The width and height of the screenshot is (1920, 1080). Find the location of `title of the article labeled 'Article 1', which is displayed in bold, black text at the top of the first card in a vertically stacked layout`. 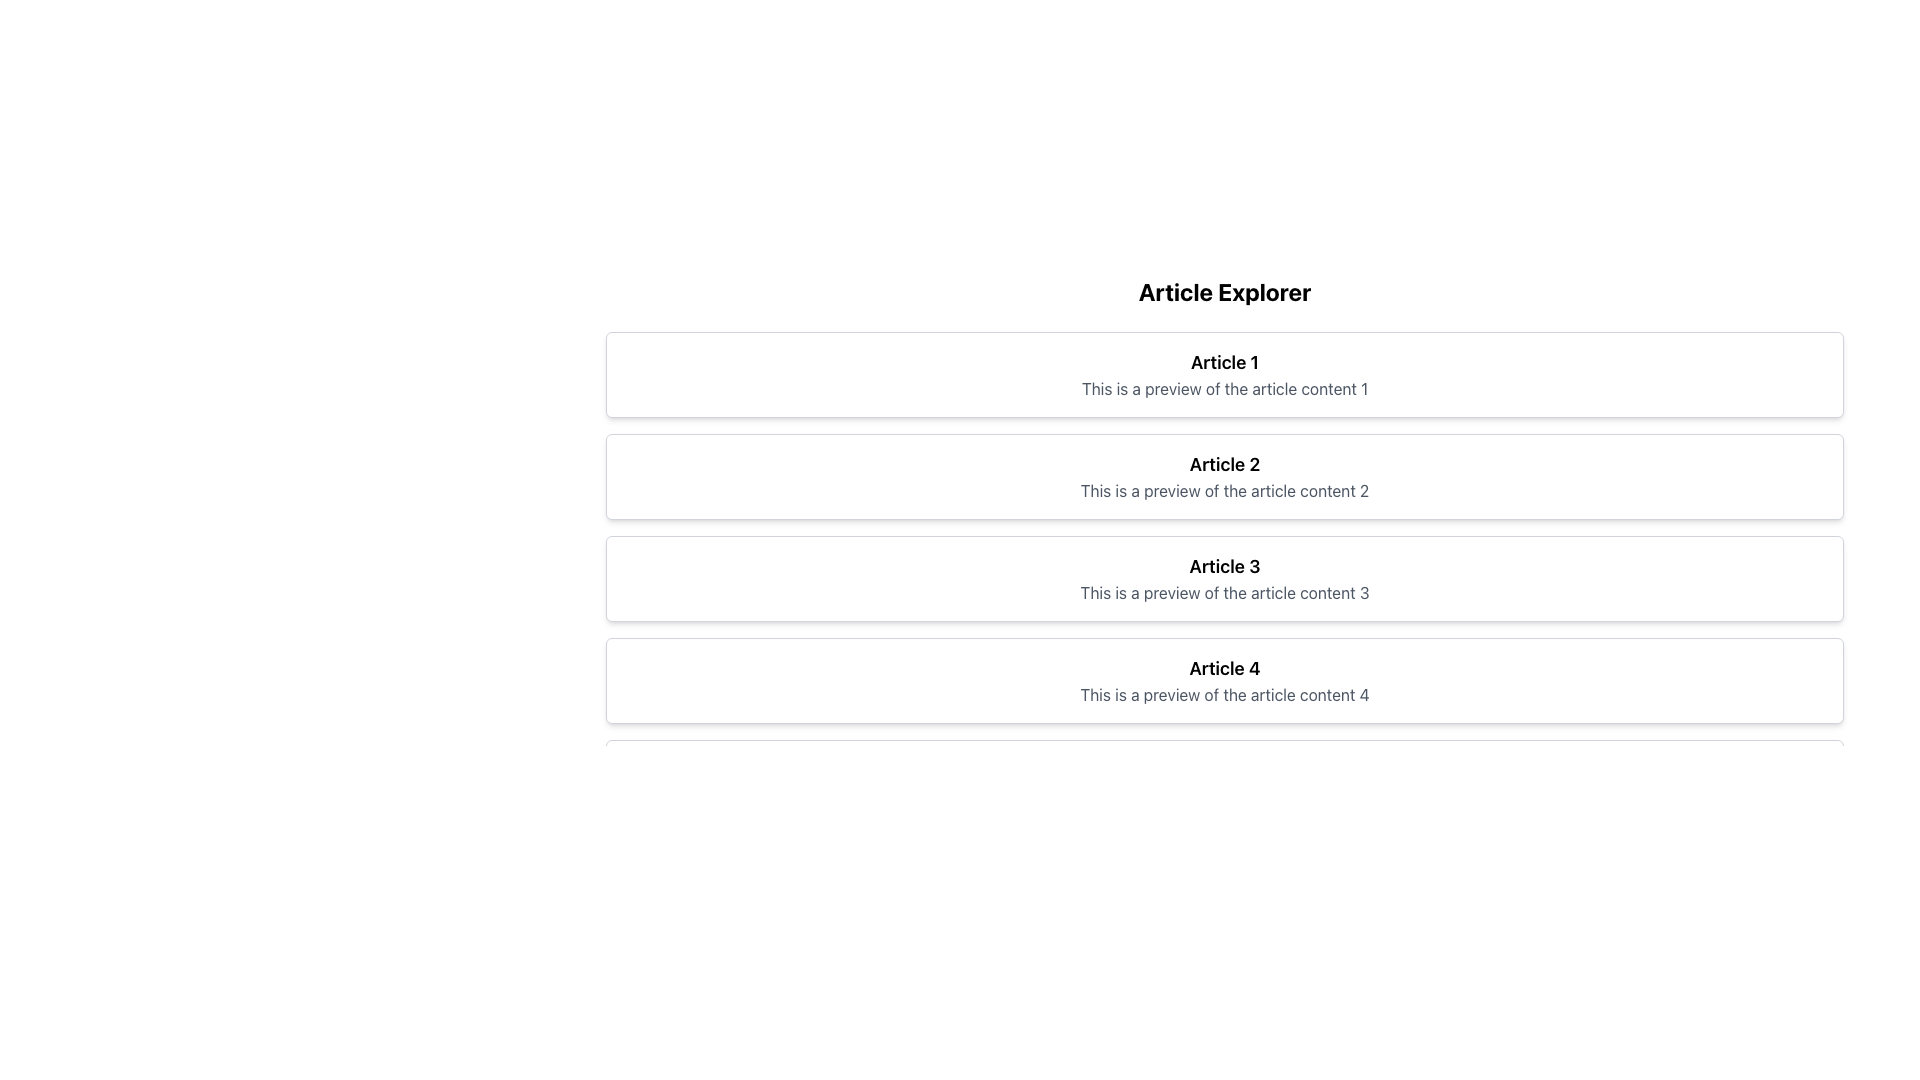

title of the article labeled 'Article 1', which is displayed in bold, black text at the top of the first card in a vertically stacked layout is located at coordinates (1223, 362).